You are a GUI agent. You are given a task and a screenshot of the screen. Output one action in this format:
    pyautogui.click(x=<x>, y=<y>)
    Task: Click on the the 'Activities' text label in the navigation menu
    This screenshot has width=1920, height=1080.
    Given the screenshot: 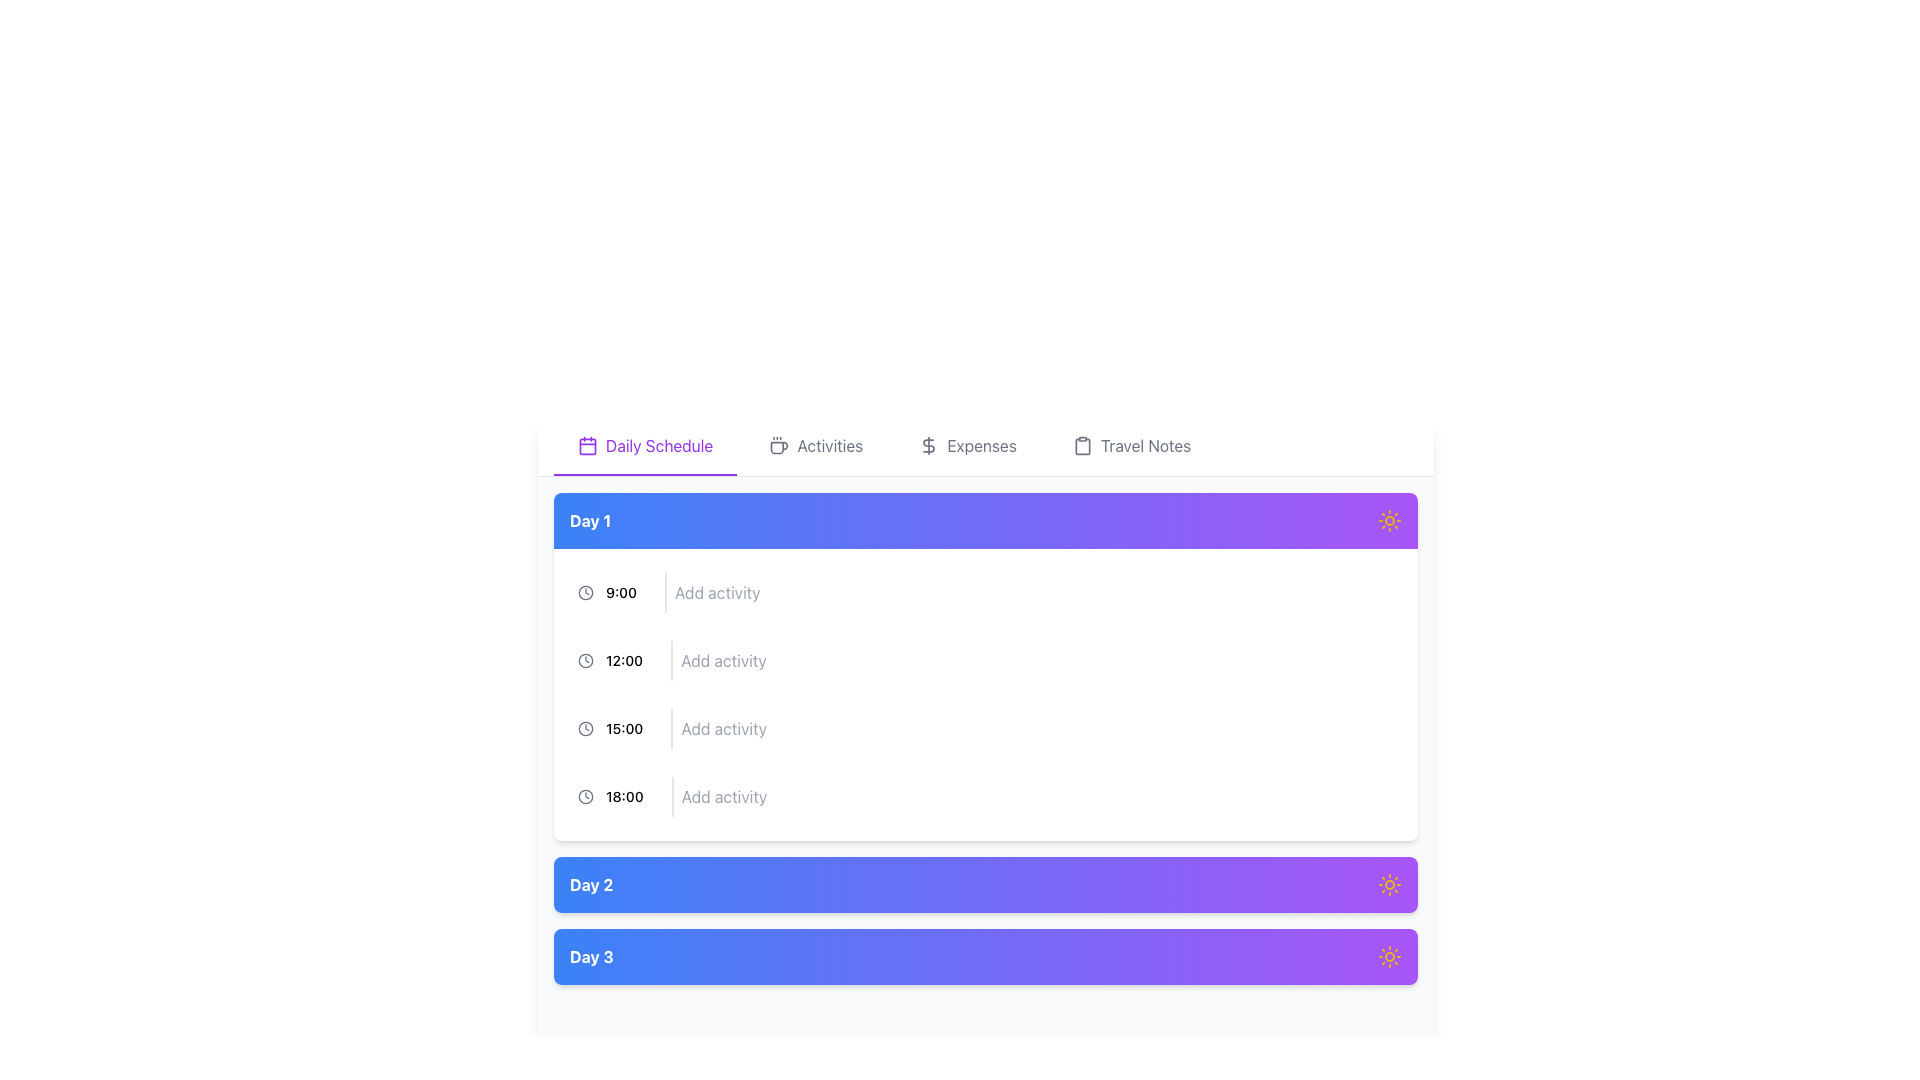 What is the action you would take?
    pyautogui.click(x=830, y=445)
    